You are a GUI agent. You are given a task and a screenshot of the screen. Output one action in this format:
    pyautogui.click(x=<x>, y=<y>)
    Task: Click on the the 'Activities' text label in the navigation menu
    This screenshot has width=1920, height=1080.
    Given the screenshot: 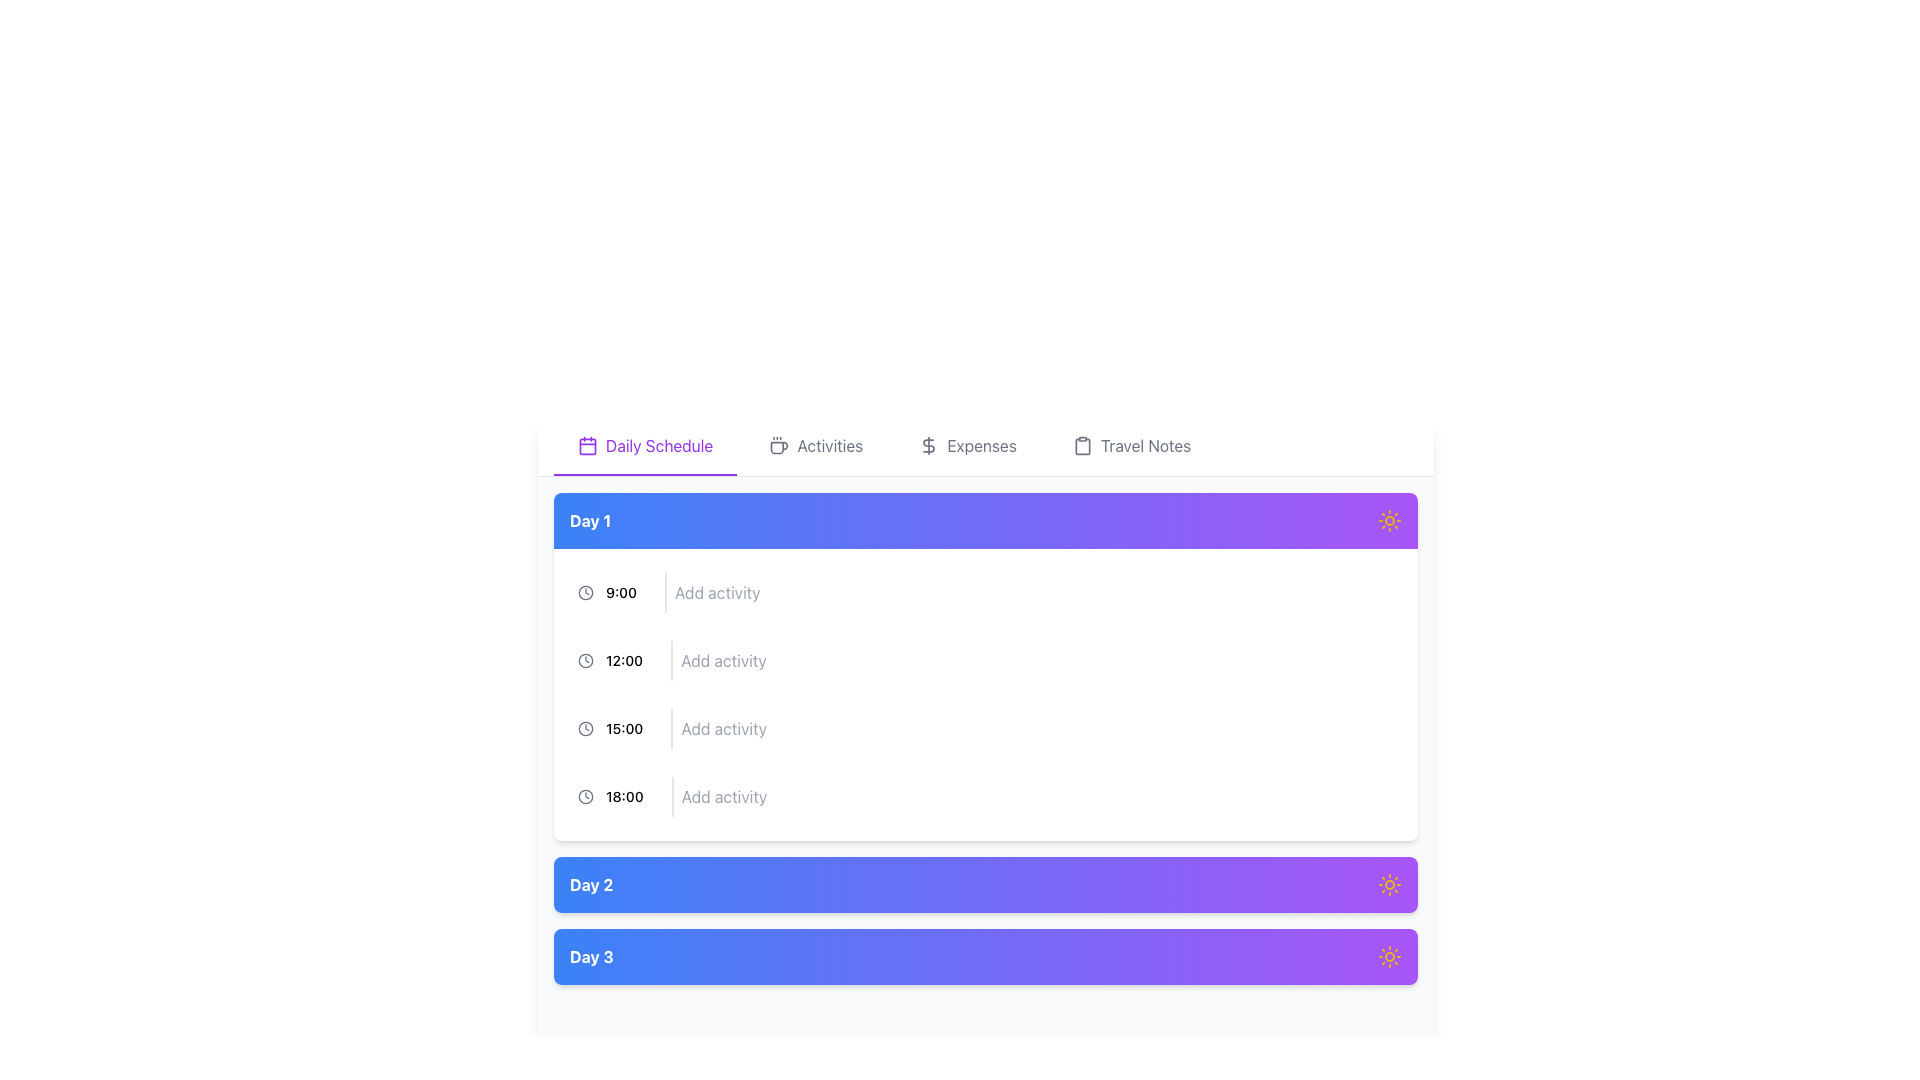 What is the action you would take?
    pyautogui.click(x=830, y=445)
    